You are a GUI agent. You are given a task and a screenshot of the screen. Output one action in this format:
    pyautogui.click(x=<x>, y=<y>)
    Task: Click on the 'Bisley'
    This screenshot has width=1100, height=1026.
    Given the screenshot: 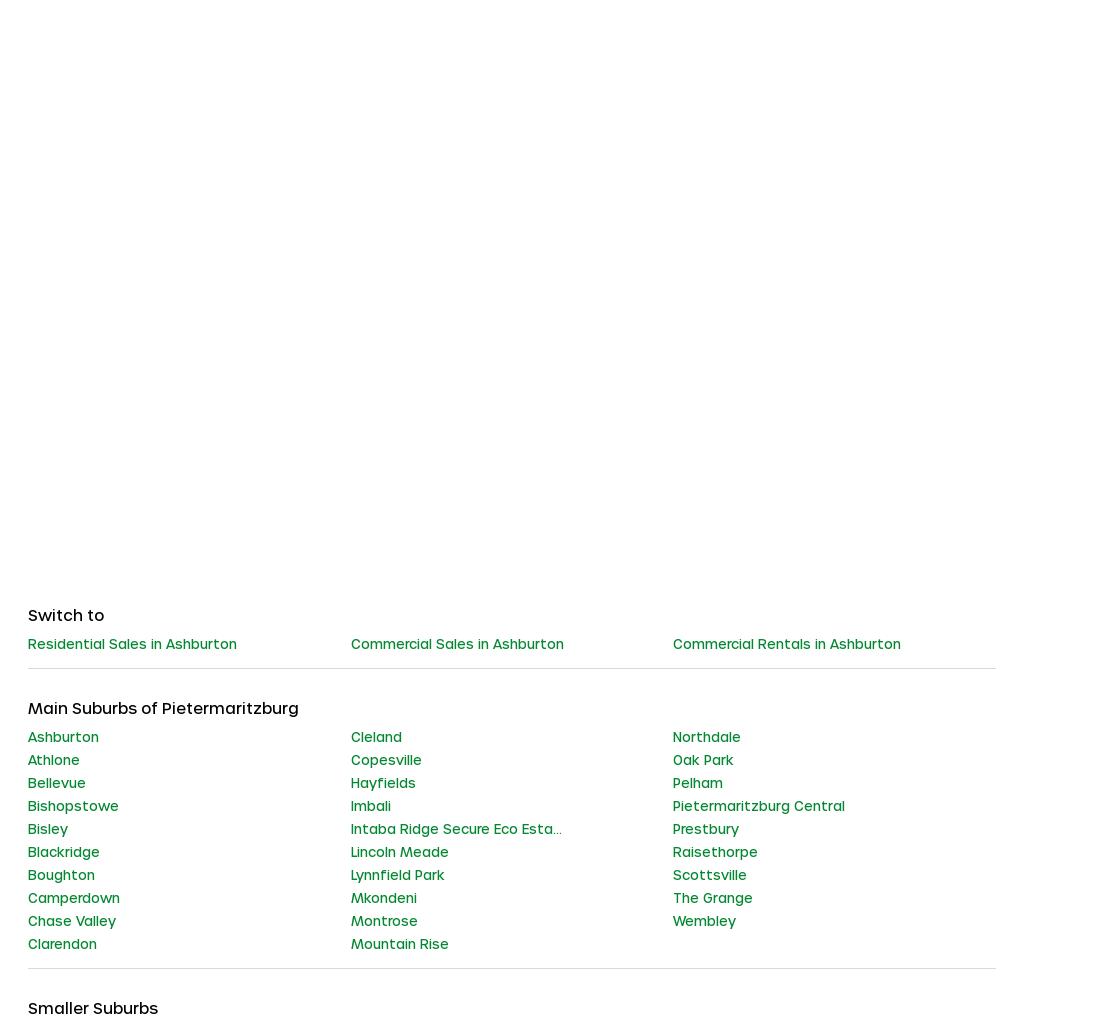 What is the action you would take?
    pyautogui.click(x=46, y=827)
    